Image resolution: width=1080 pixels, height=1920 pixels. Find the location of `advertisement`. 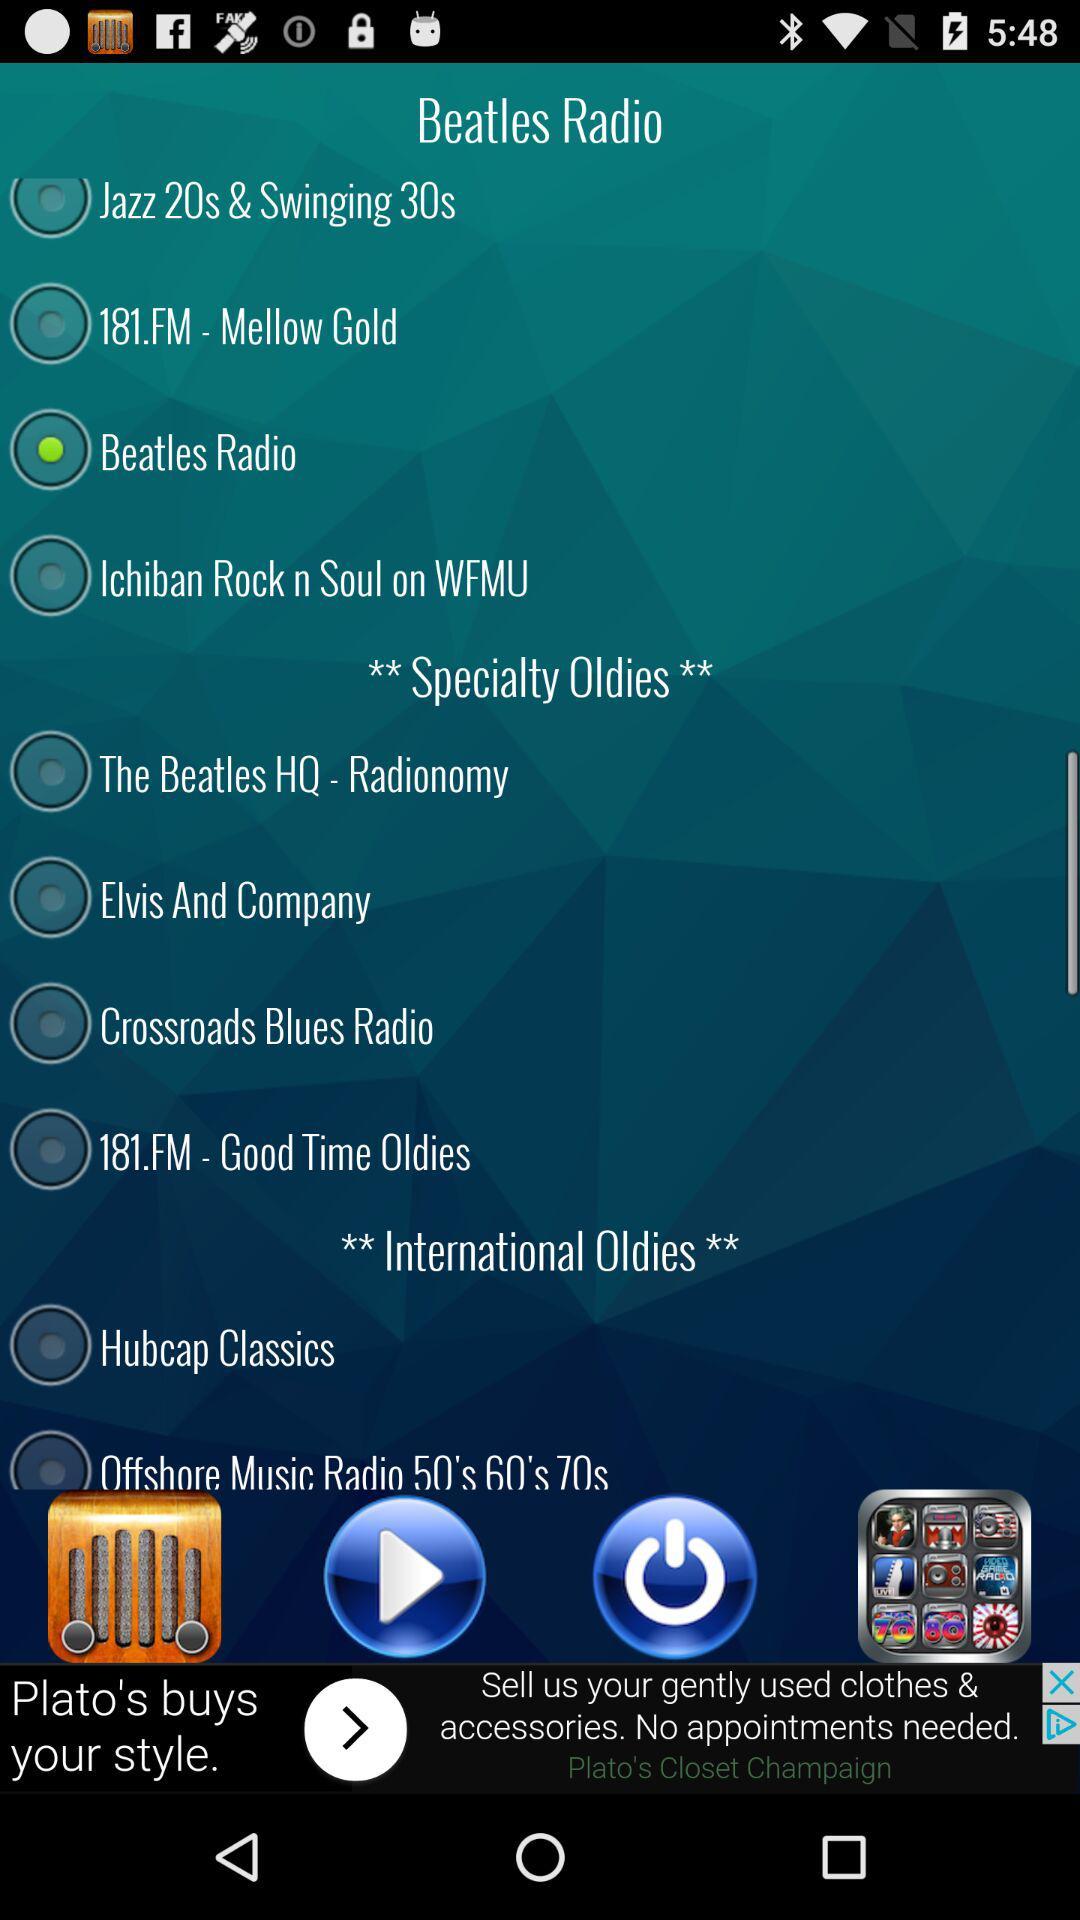

advertisement is located at coordinates (540, 1727).